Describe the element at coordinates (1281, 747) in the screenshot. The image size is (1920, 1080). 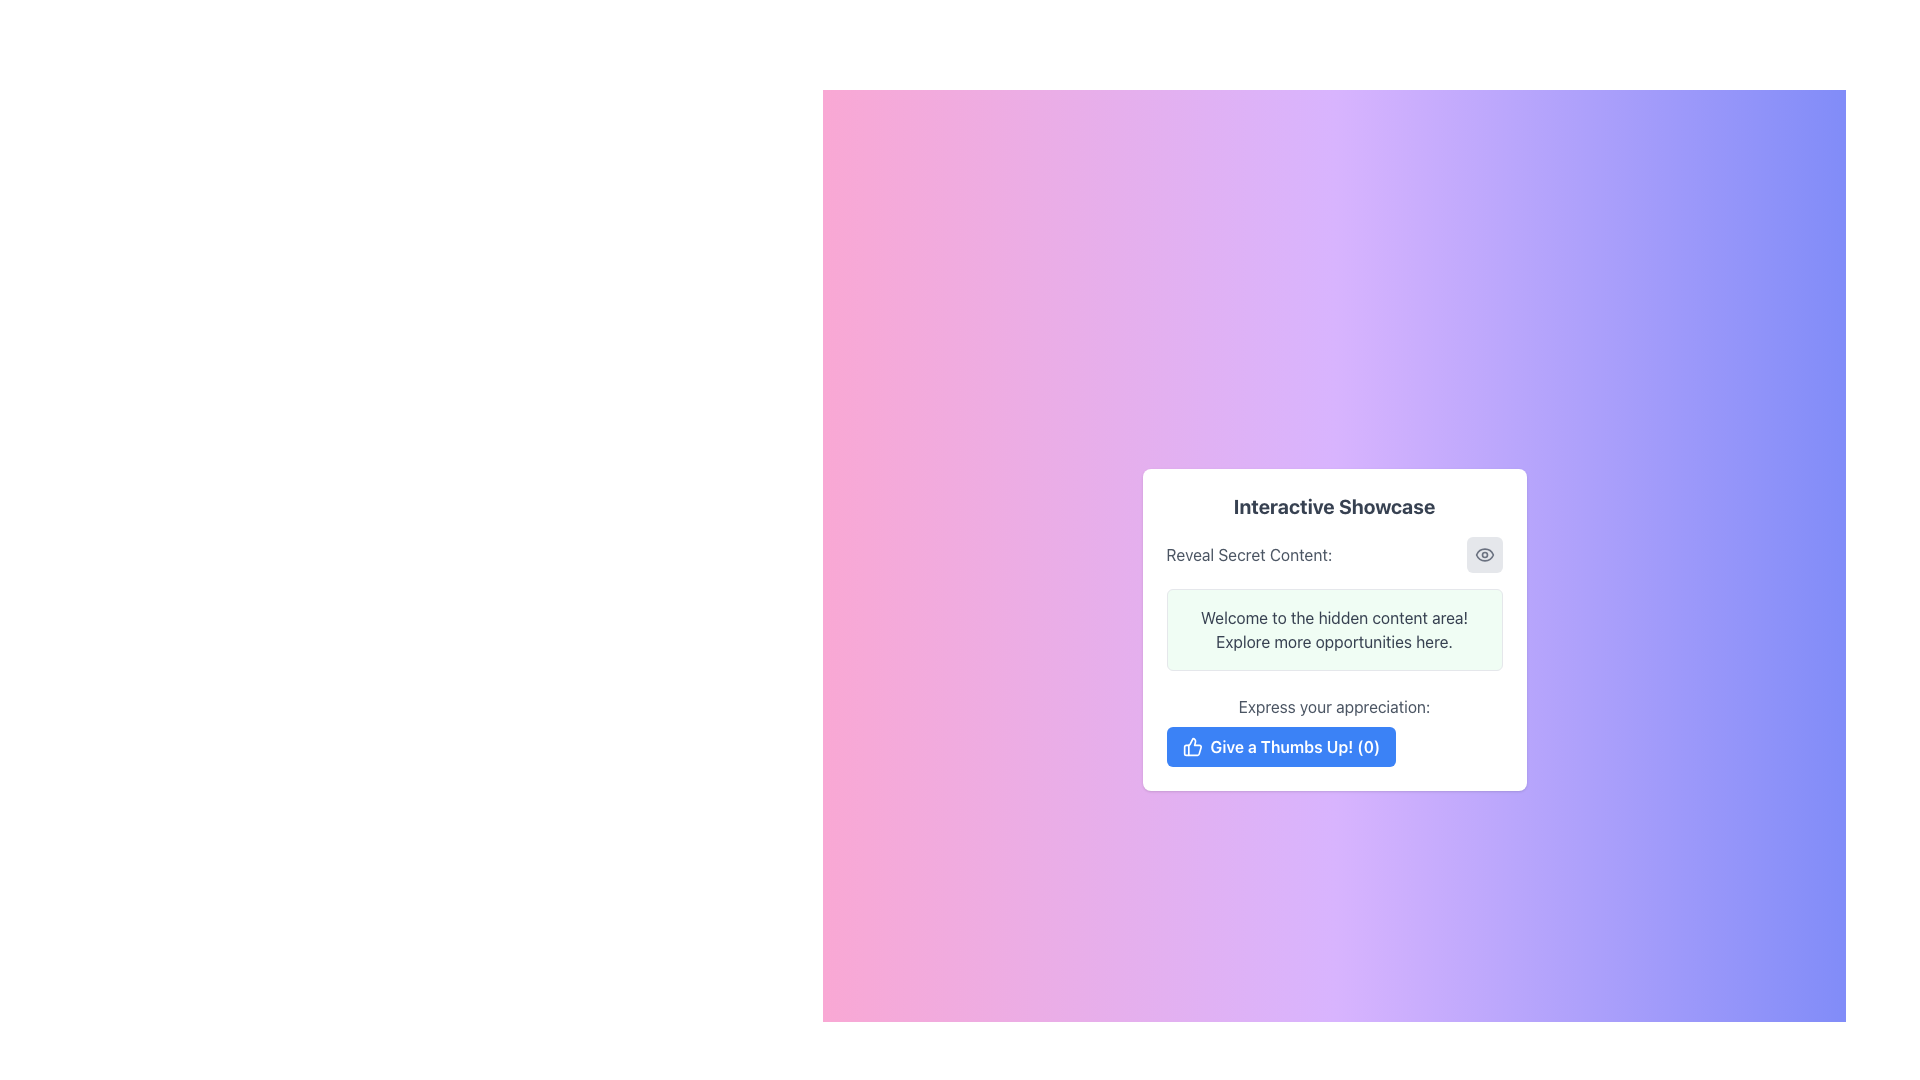
I see `the rectangular button labeled 'Give a Thumbs Up! (0)' with a blue background to trigger the color change effect` at that location.